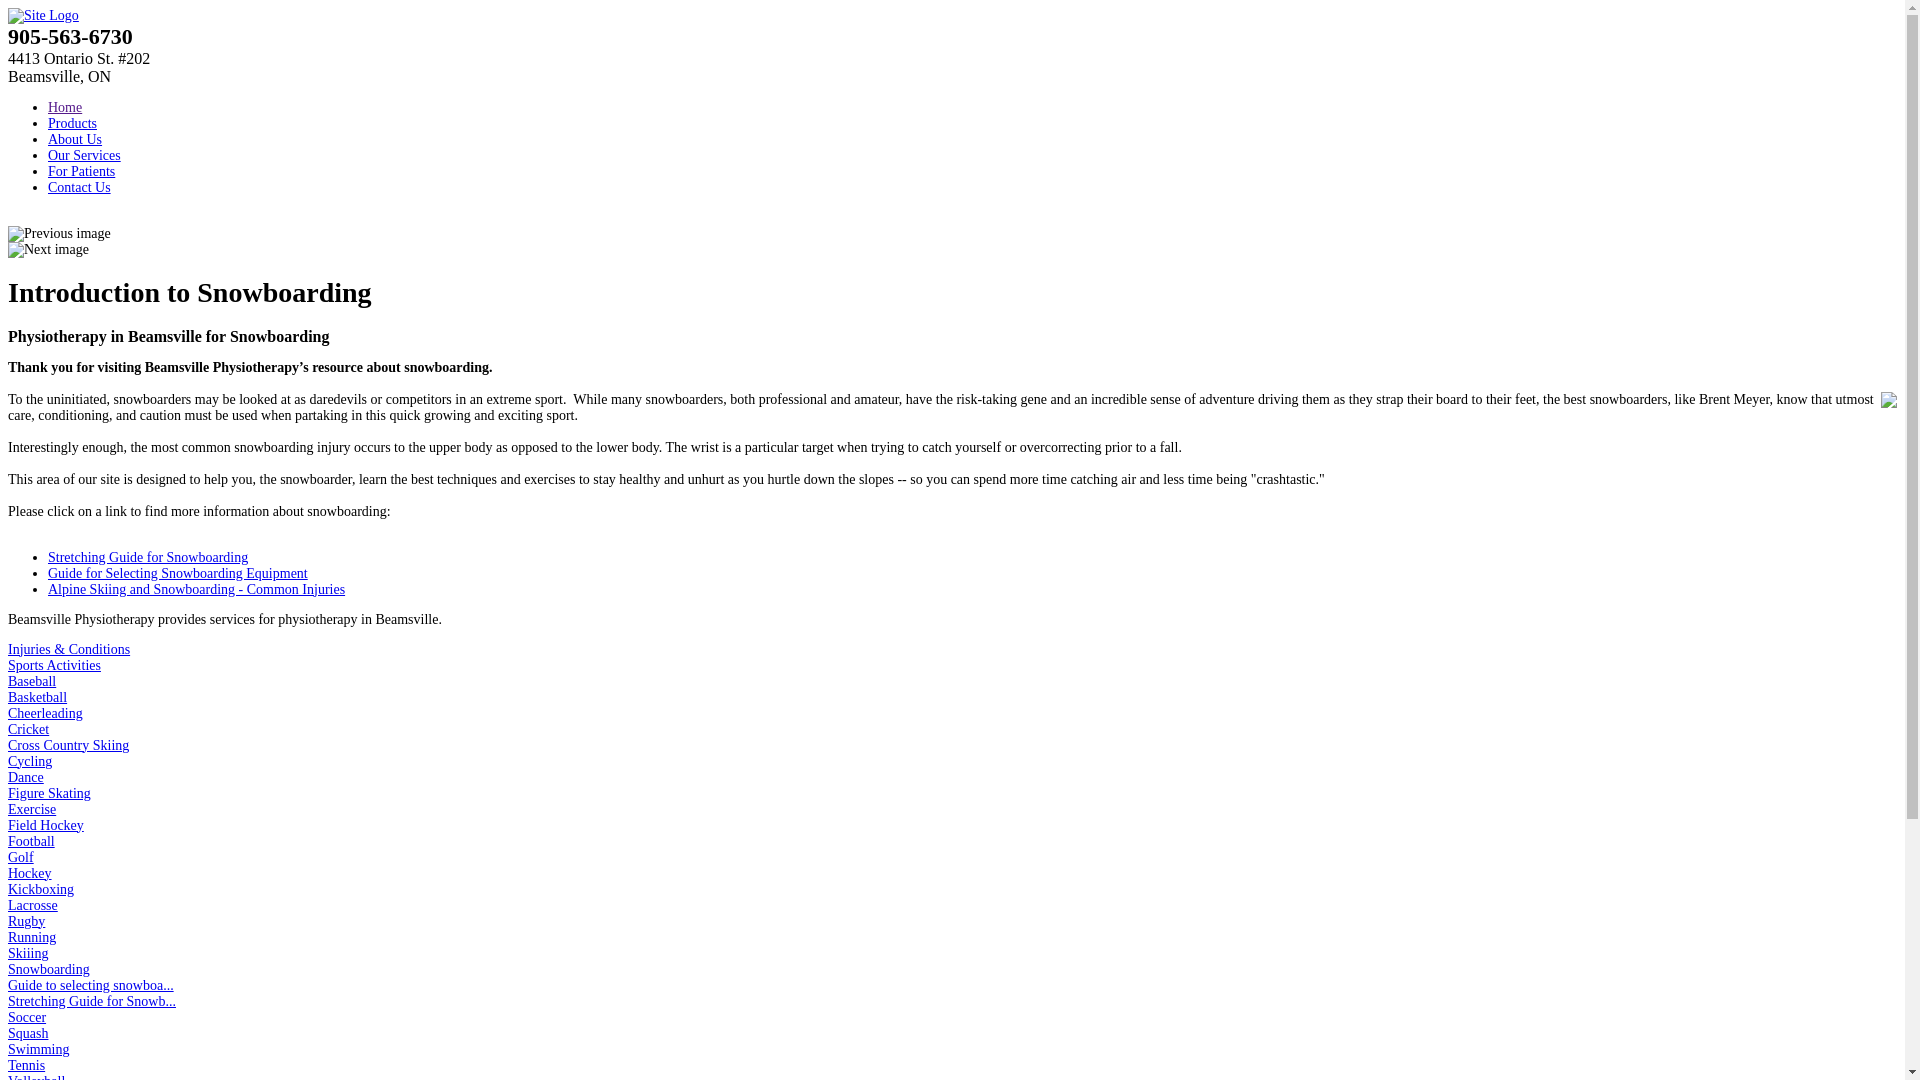 This screenshot has width=1920, height=1080. I want to click on 'Next image', so click(48, 249).